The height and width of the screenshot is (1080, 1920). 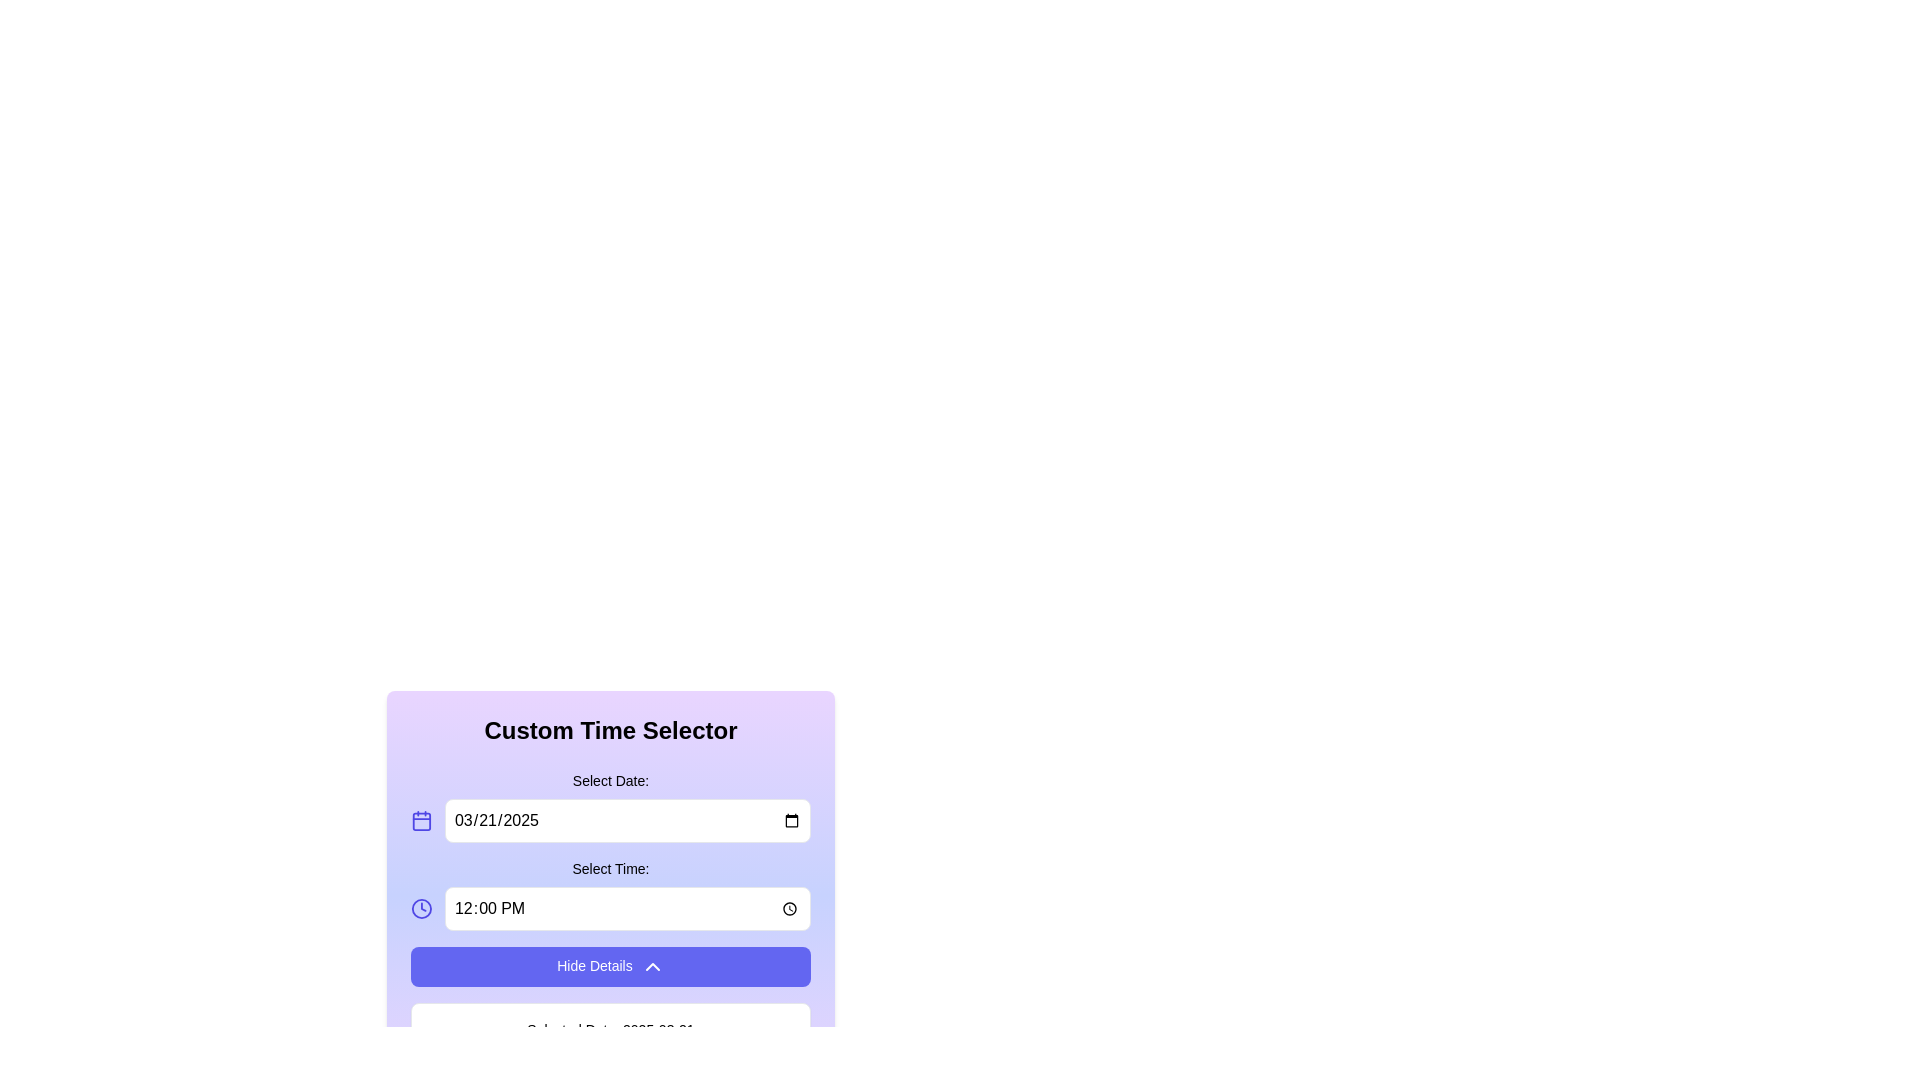 What do you see at coordinates (652, 966) in the screenshot?
I see `the state of the chevron-shaped icon above the 'Hide Details' text within the button at the bottom of the modal interface` at bounding box center [652, 966].